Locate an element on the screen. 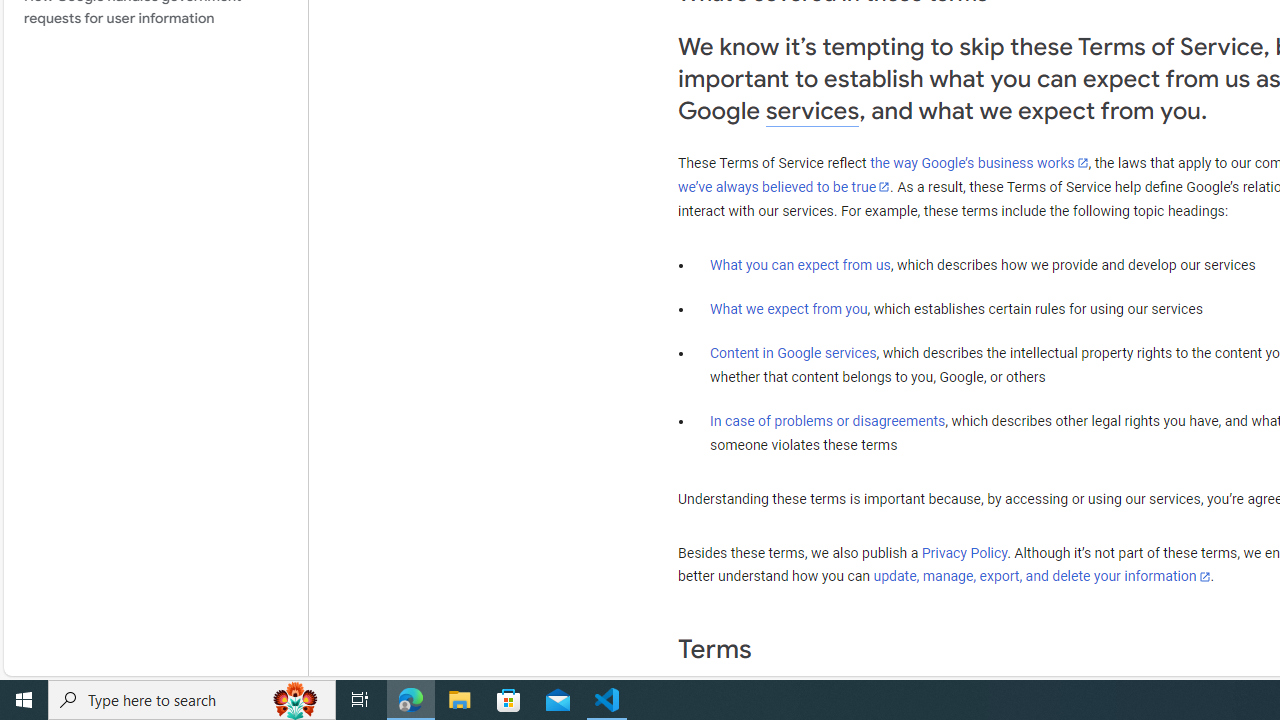 The image size is (1280, 720). 'What we expect from you' is located at coordinates (788, 309).